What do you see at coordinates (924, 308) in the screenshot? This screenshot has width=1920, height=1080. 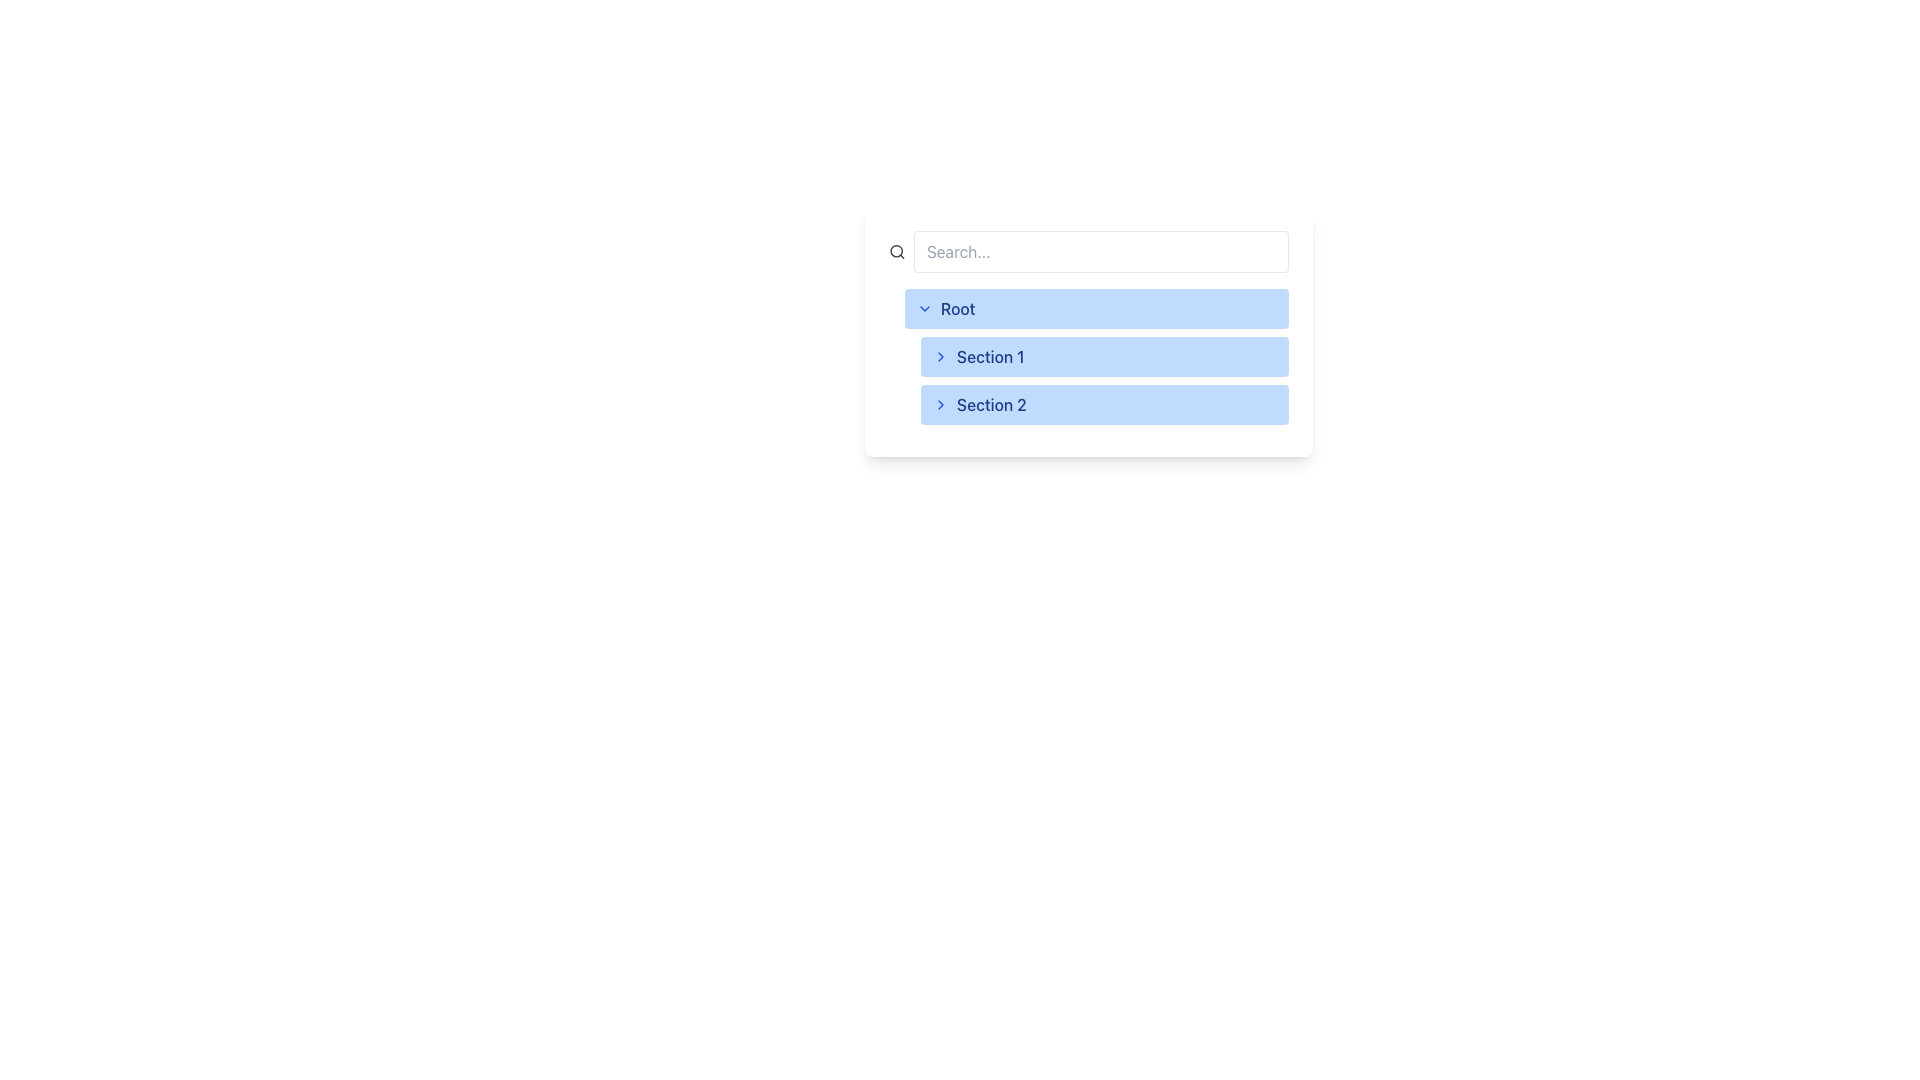 I see `the icon located to the left of the text 'Root'` at bounding box center [924, 308].